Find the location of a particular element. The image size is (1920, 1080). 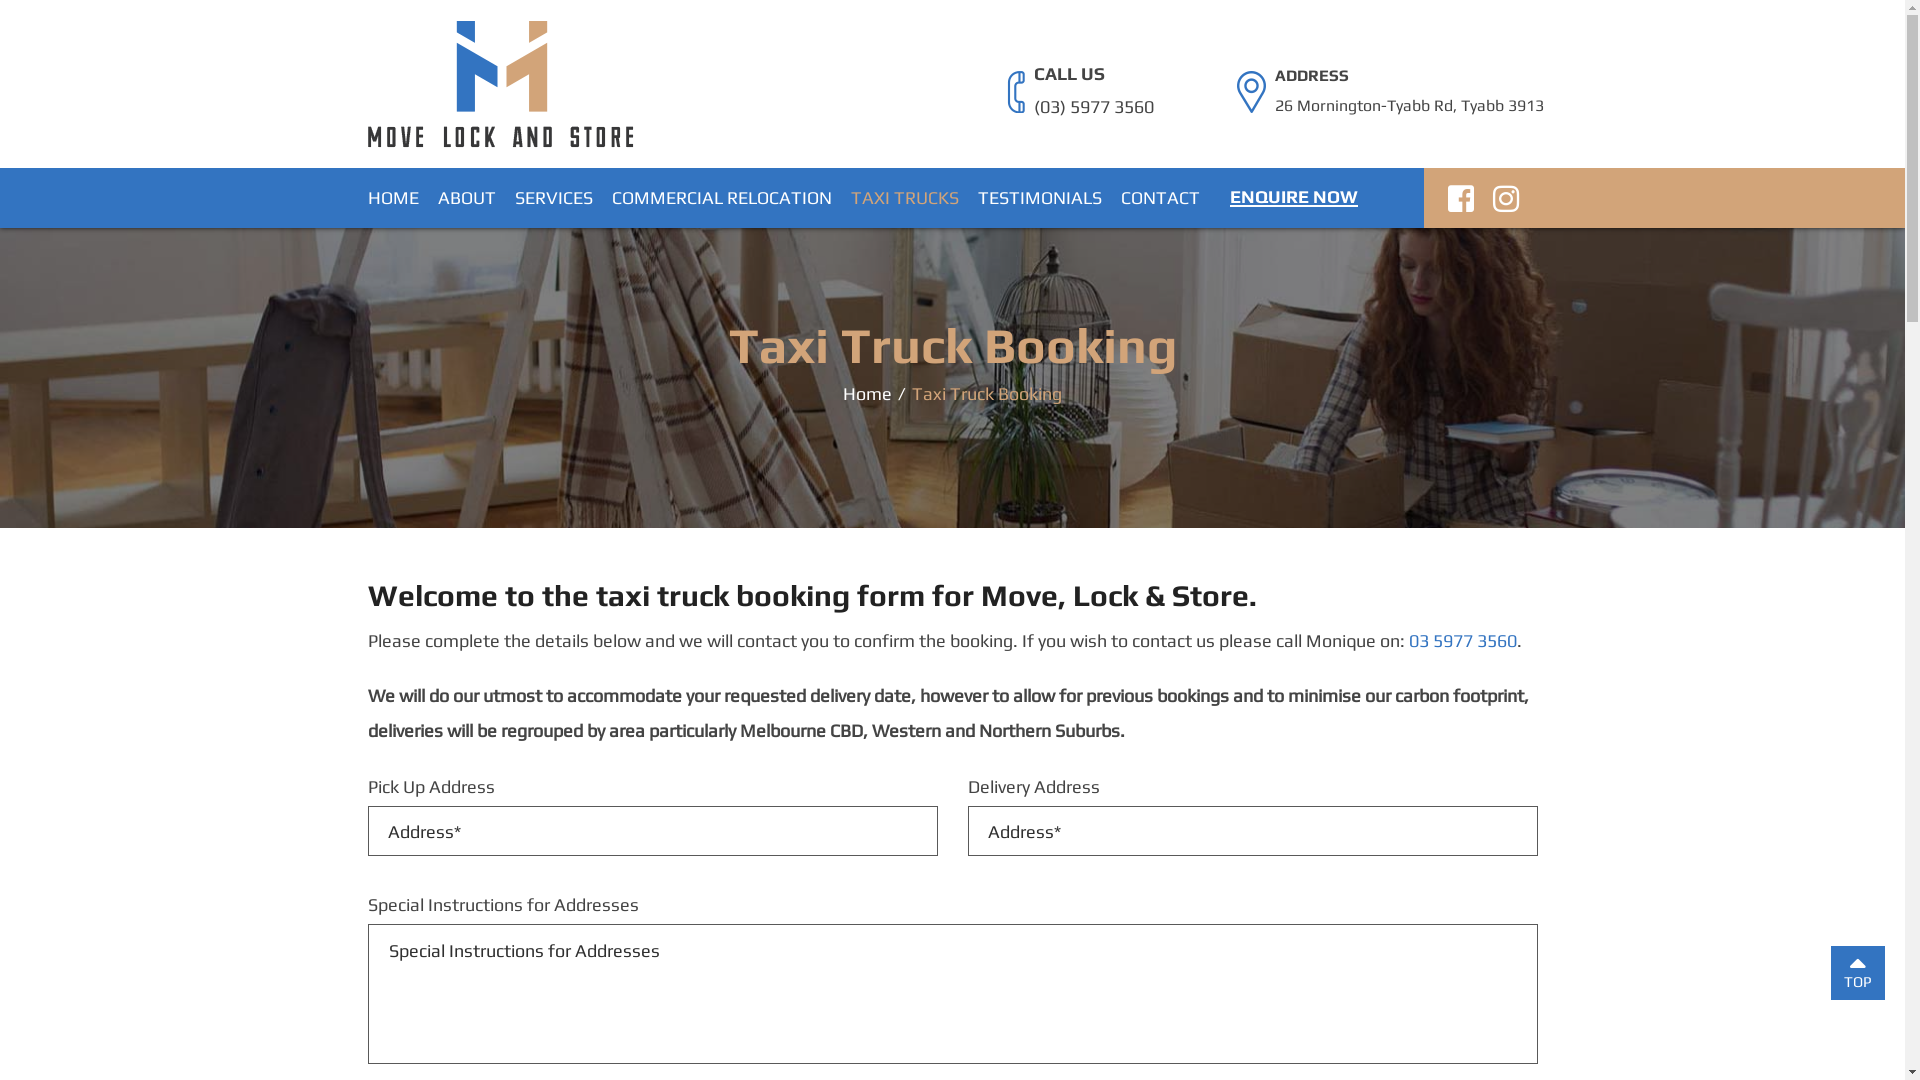

'TAXI TRUCKS' is located at coordinates (849, 197).